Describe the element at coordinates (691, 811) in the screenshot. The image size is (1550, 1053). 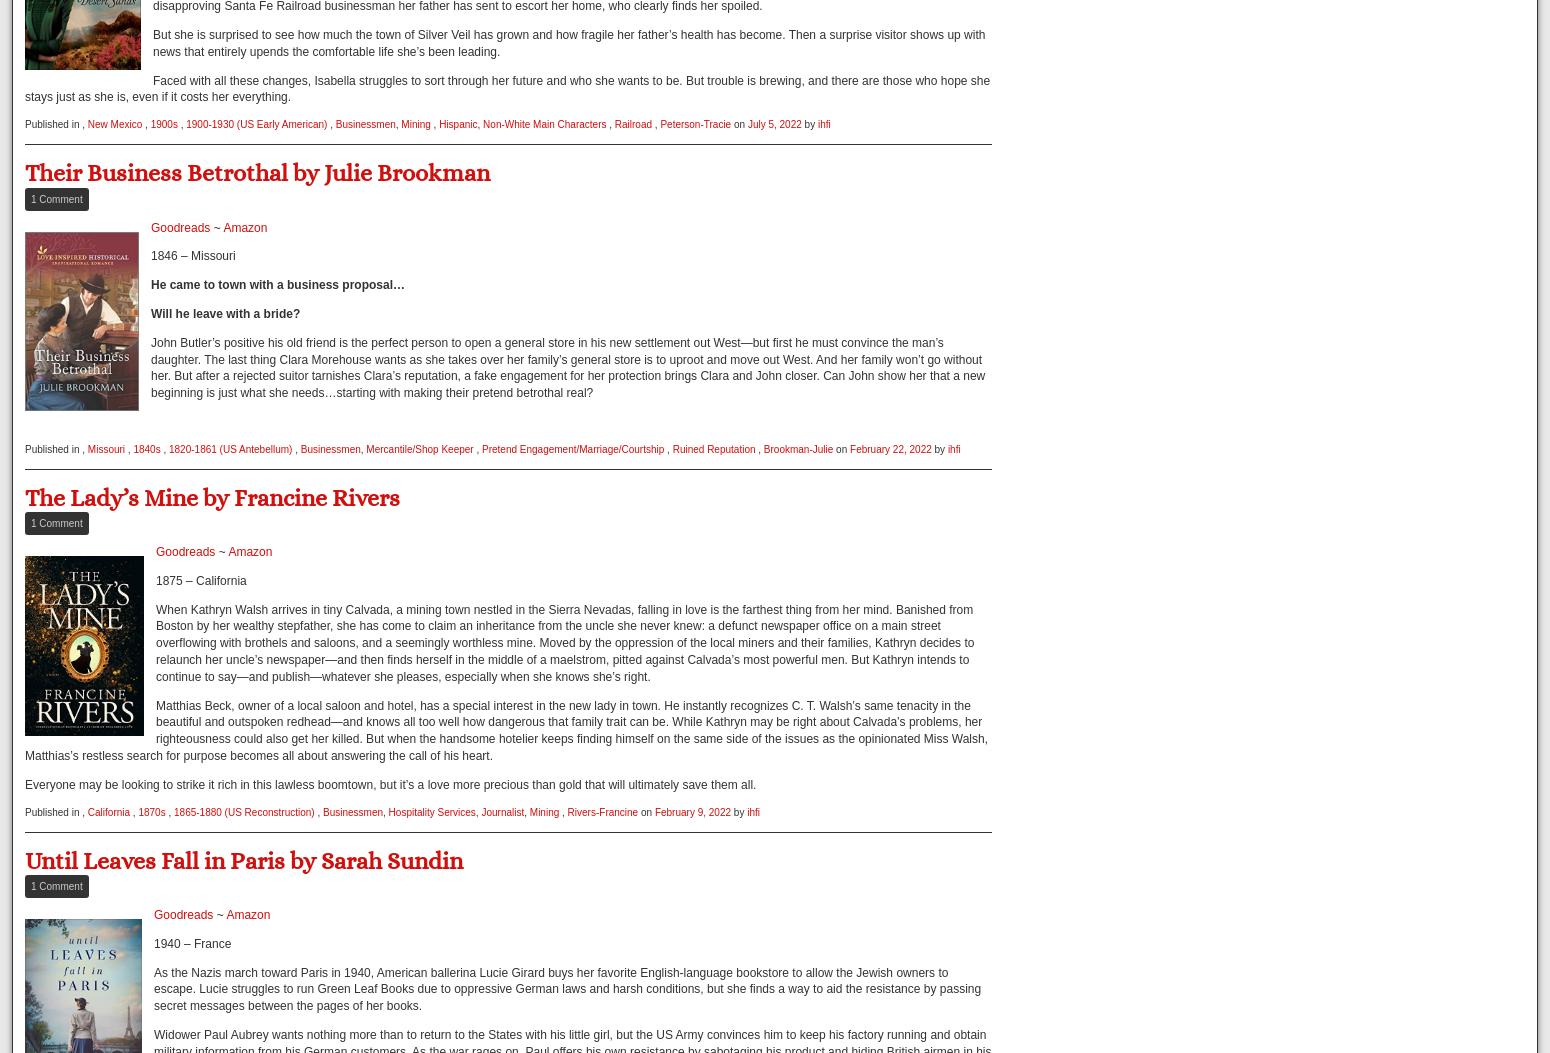
I see `'February 9, 2022'` at that location.